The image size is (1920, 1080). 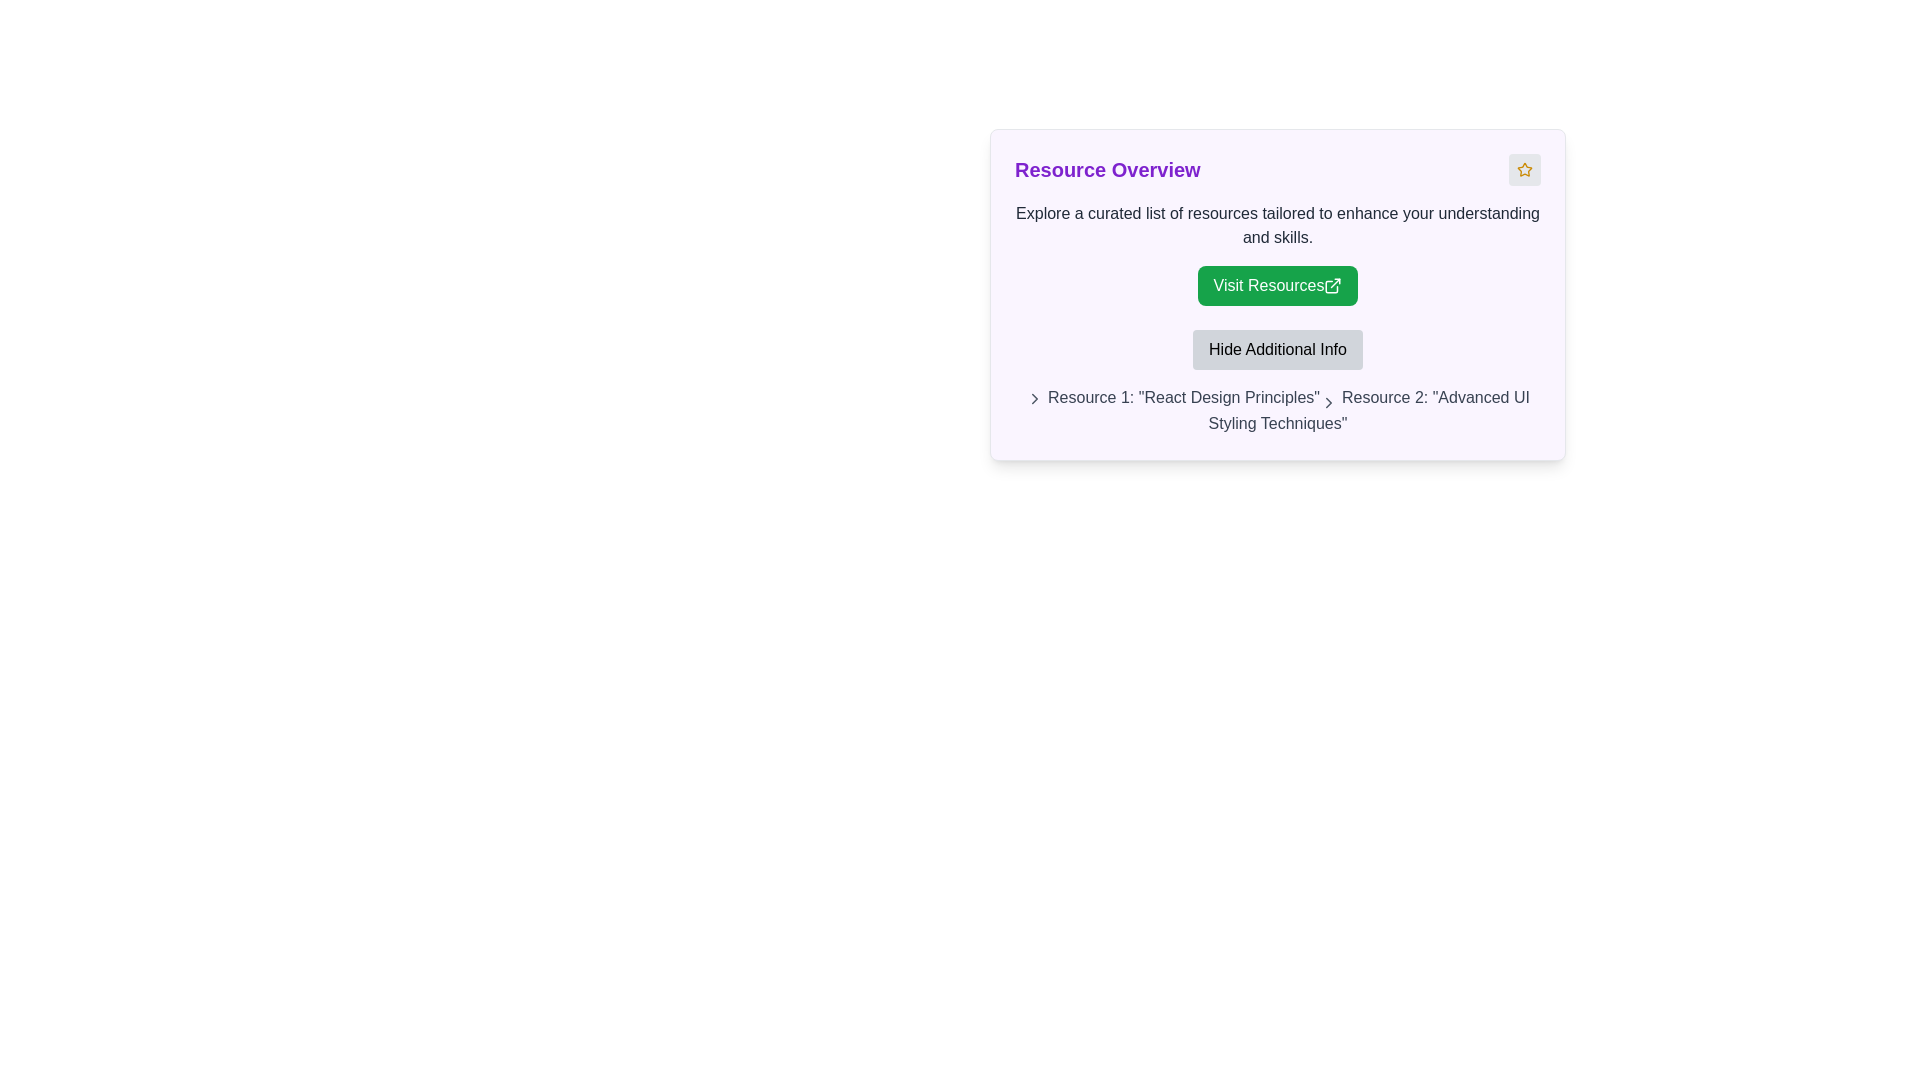 I want to click on the navigational button located within the 'Resource Overview' panel, so click(x=1276, y=285).